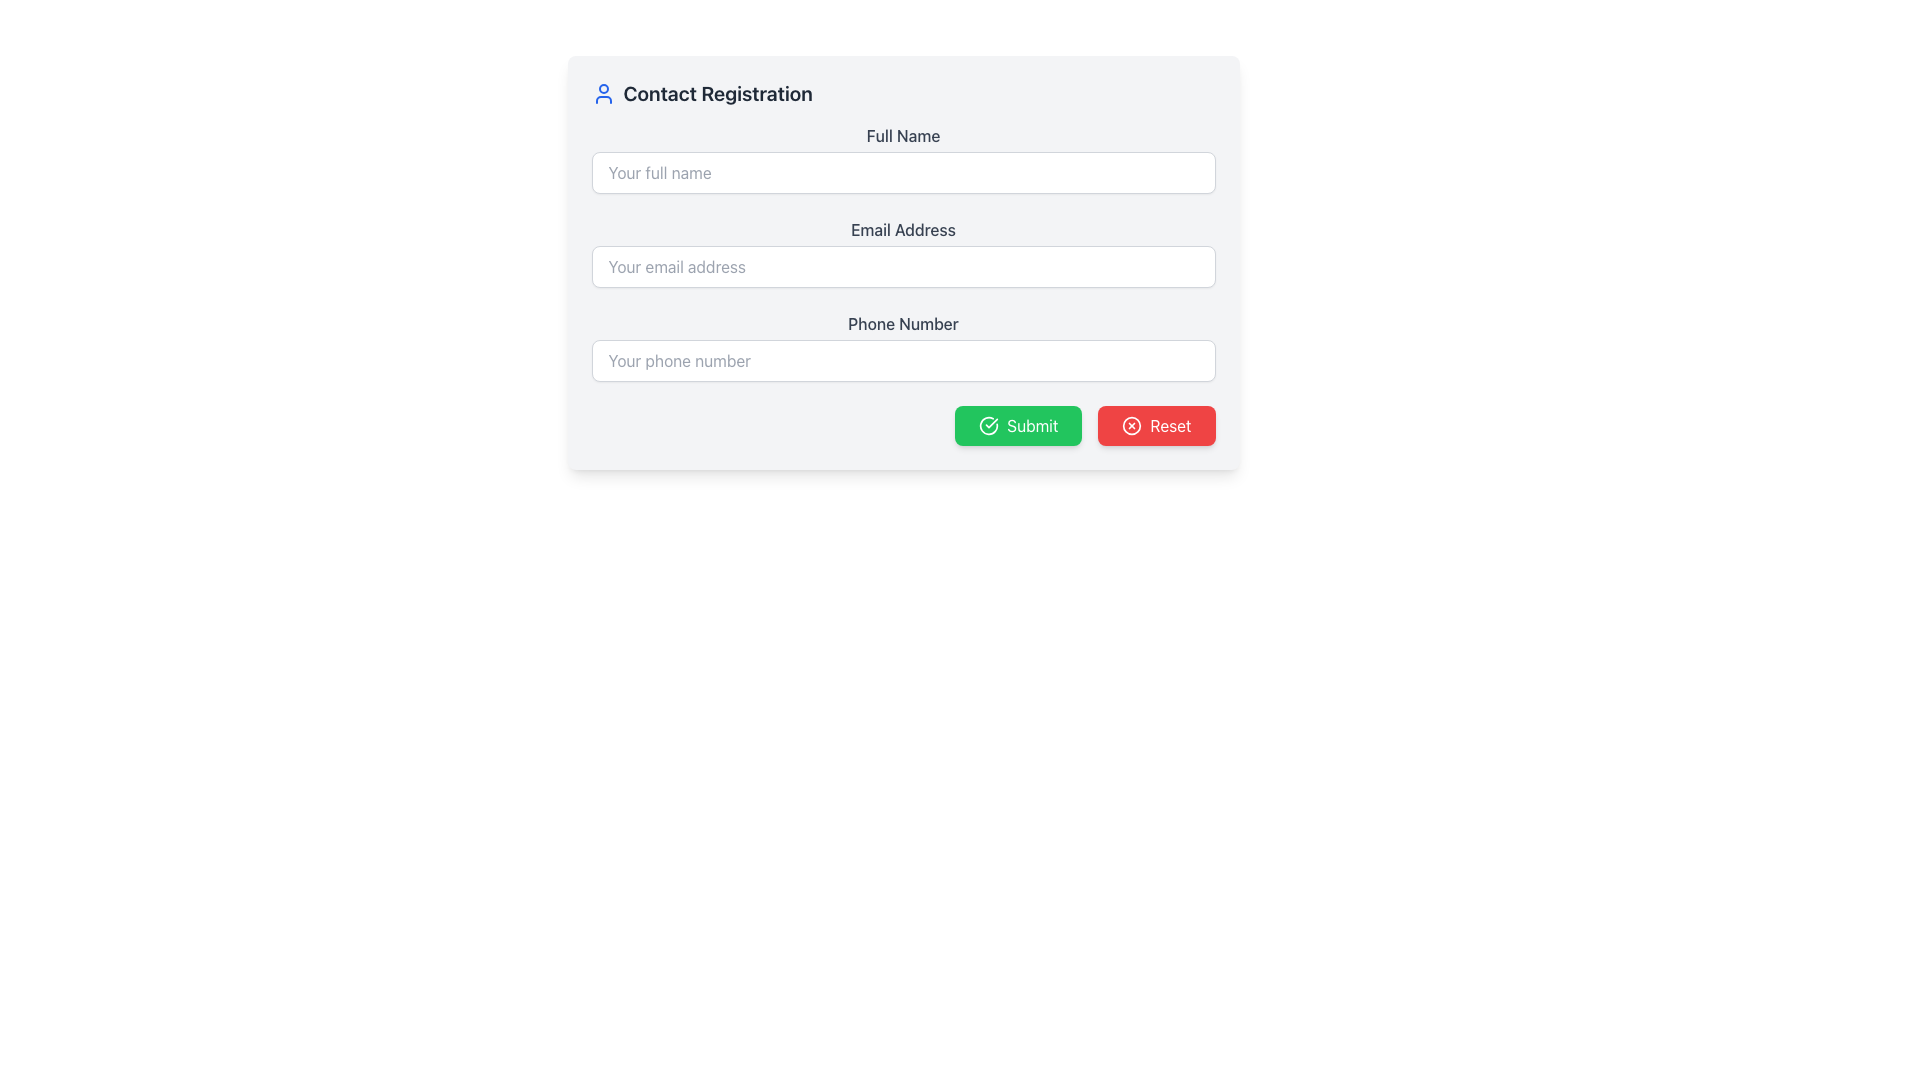 The image size is (1920, 1080). Describe the element at coordinates (1132, 424) in the screenshot. I see `the decorative SVG Circle located near the top-right of the interface, adjacent to the title of the registration form` at that location.